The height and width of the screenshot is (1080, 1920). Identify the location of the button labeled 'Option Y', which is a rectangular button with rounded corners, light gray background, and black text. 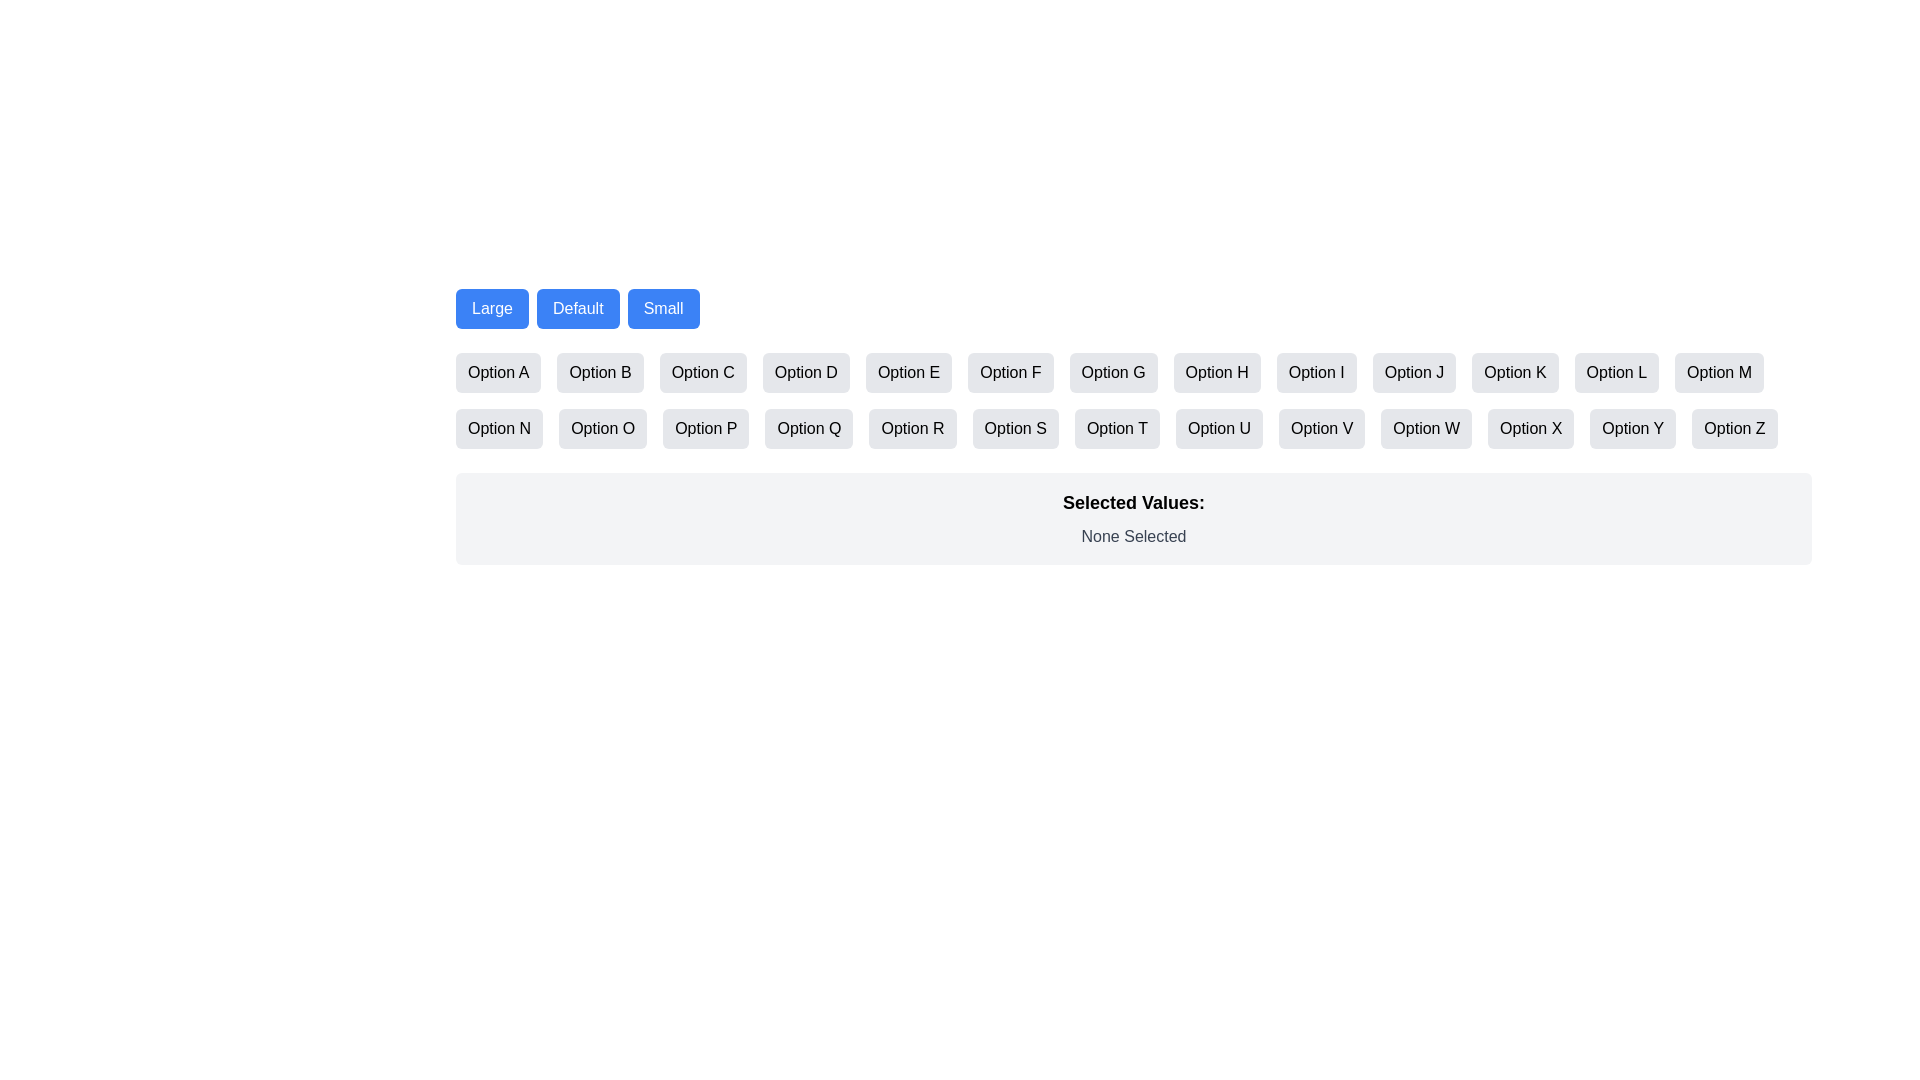
(1633, 427).